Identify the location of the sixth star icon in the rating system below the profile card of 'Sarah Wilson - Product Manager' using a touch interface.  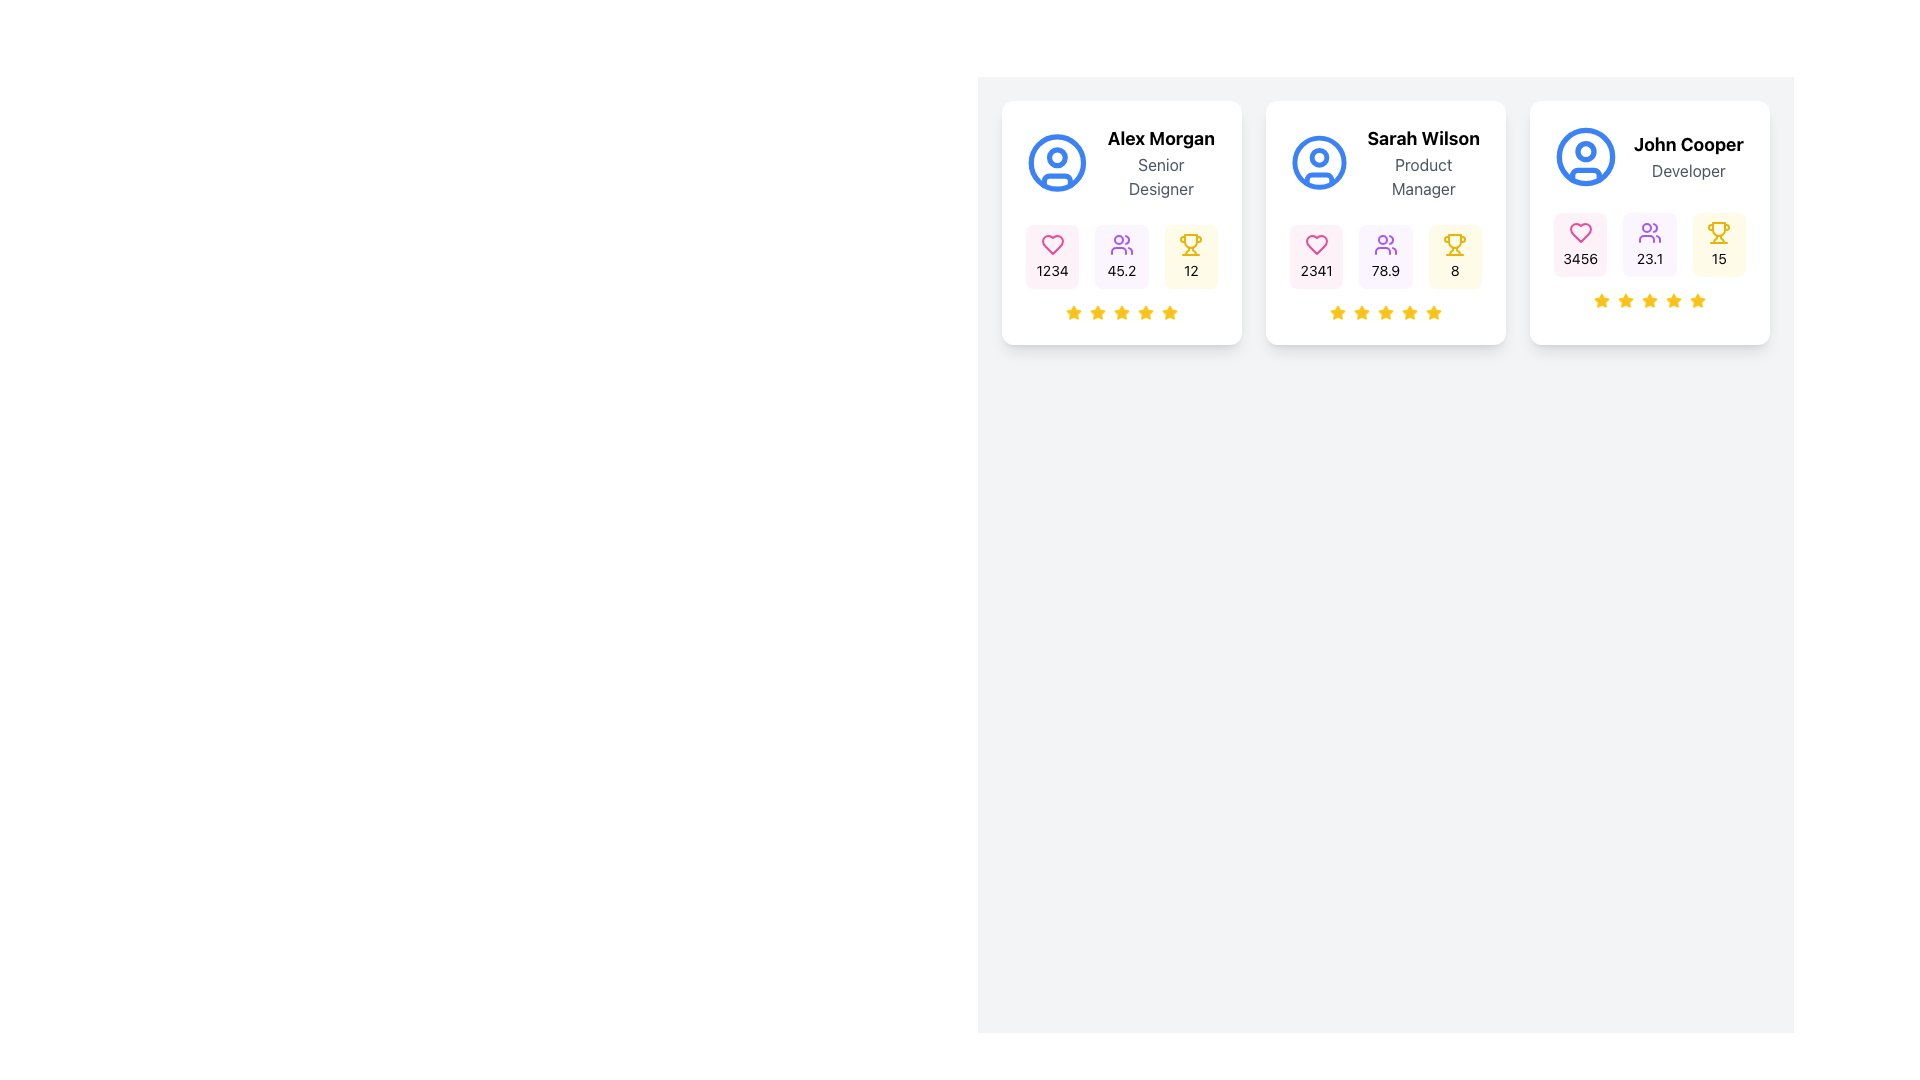
(1409, 312).